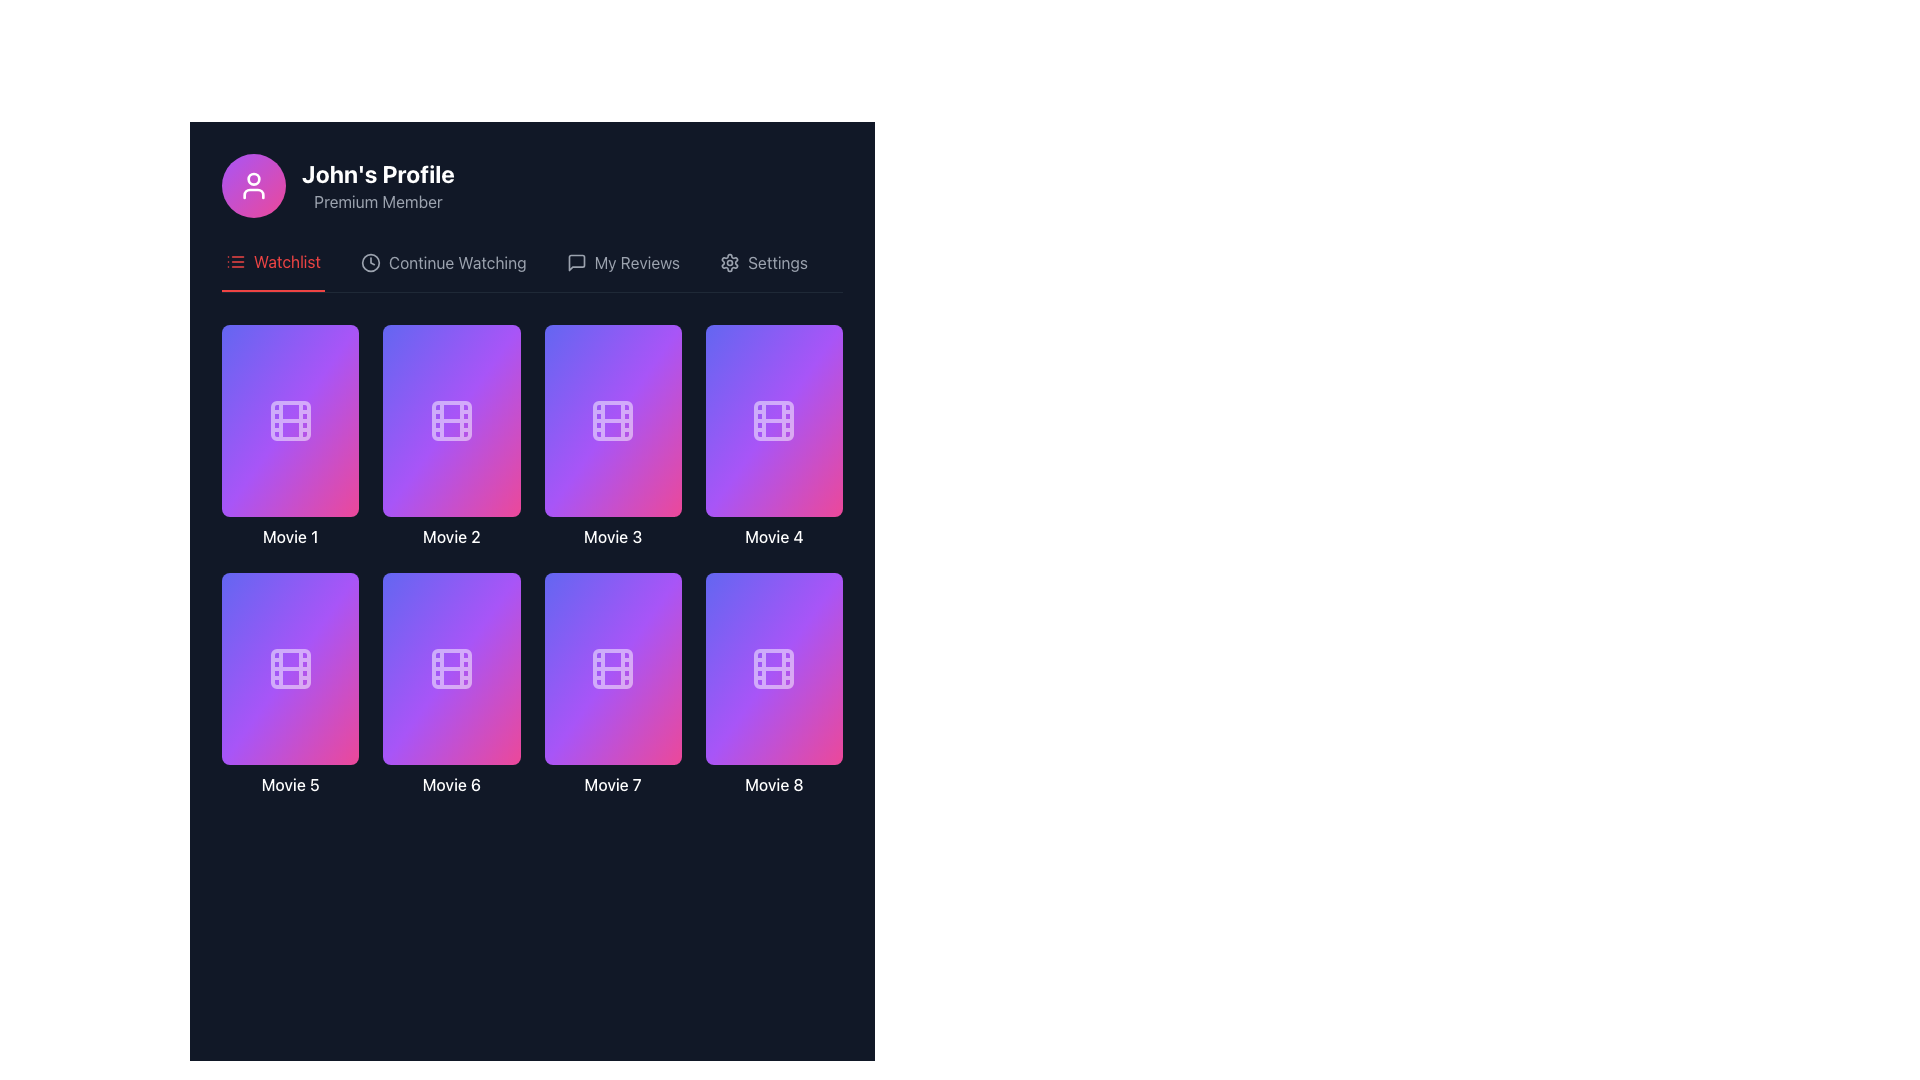  What do you see at coordinates (289, 410) in the screenshot?
I see `the play button located in the top-left corner of the 'Movie 1' card` at bounding box center [289, 410].